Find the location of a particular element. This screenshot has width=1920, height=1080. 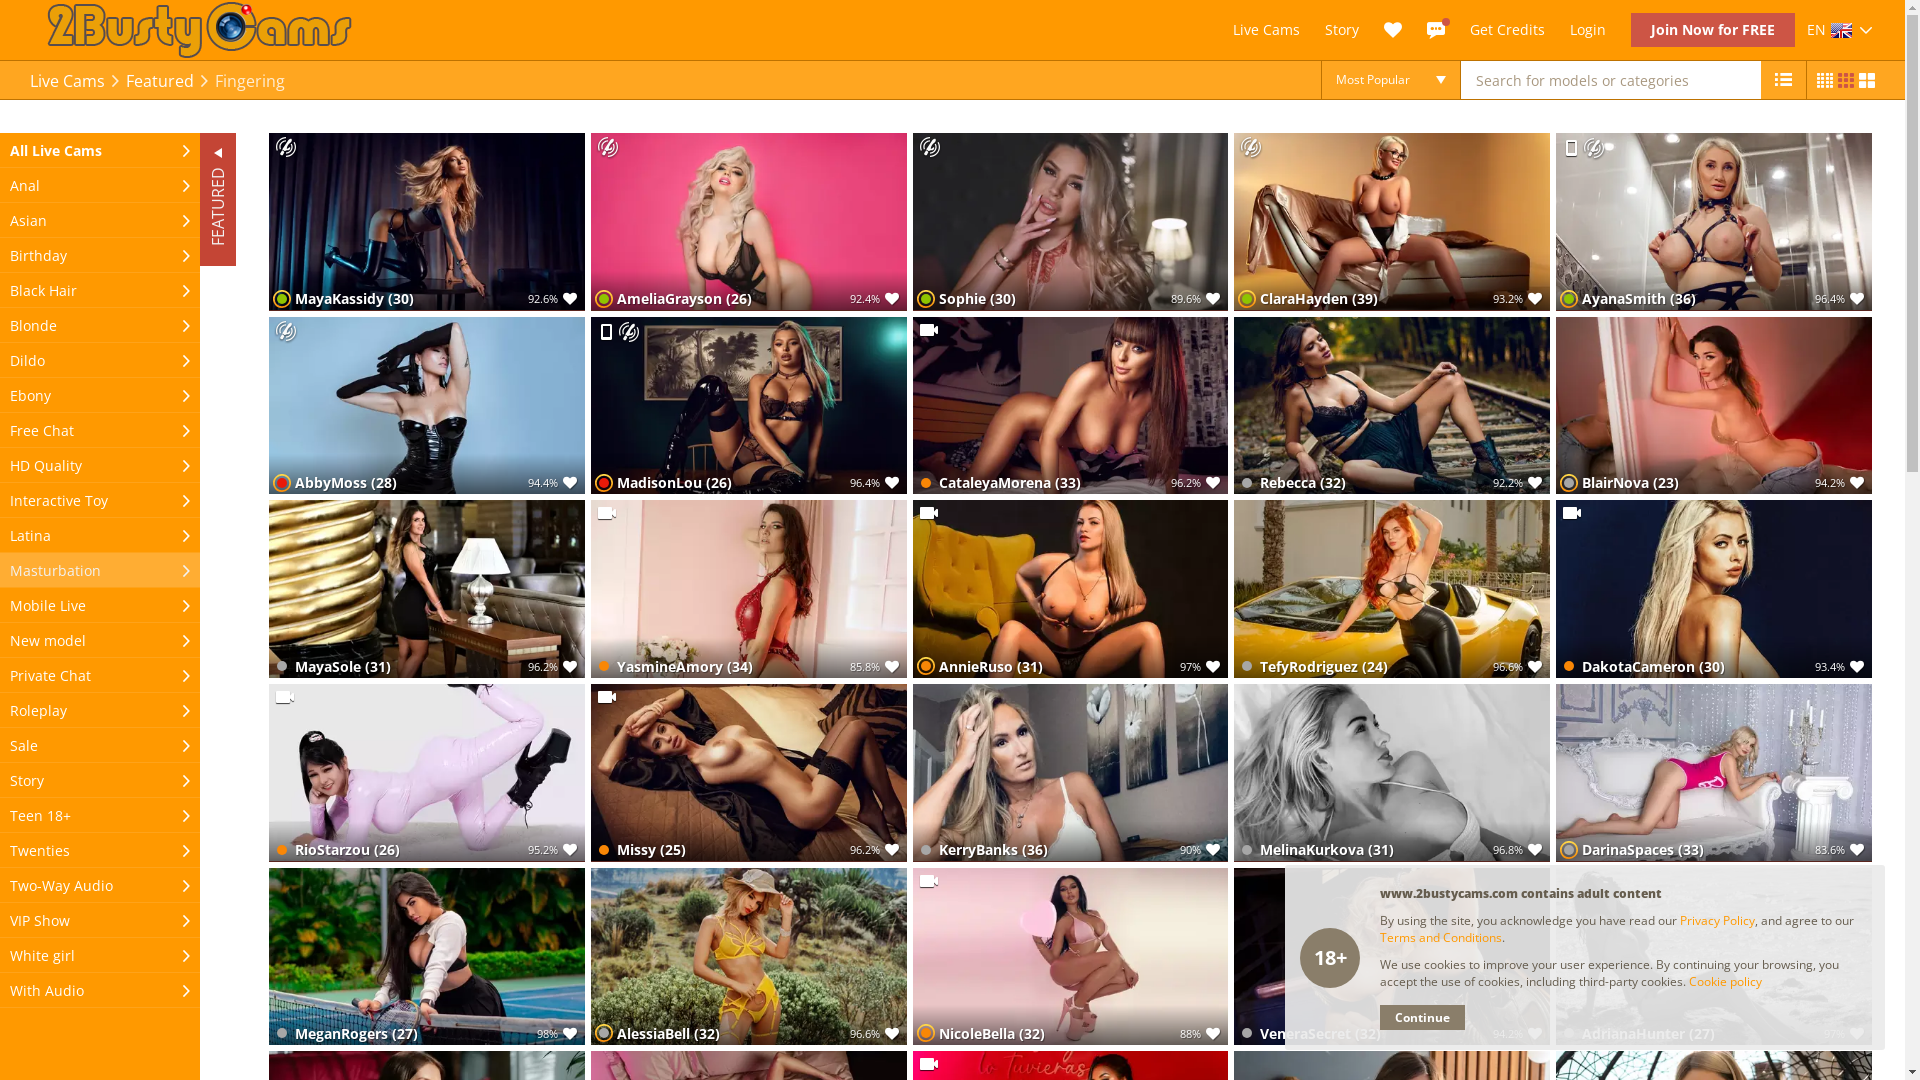

'Missy (25) is located at coordinates (747, 771).